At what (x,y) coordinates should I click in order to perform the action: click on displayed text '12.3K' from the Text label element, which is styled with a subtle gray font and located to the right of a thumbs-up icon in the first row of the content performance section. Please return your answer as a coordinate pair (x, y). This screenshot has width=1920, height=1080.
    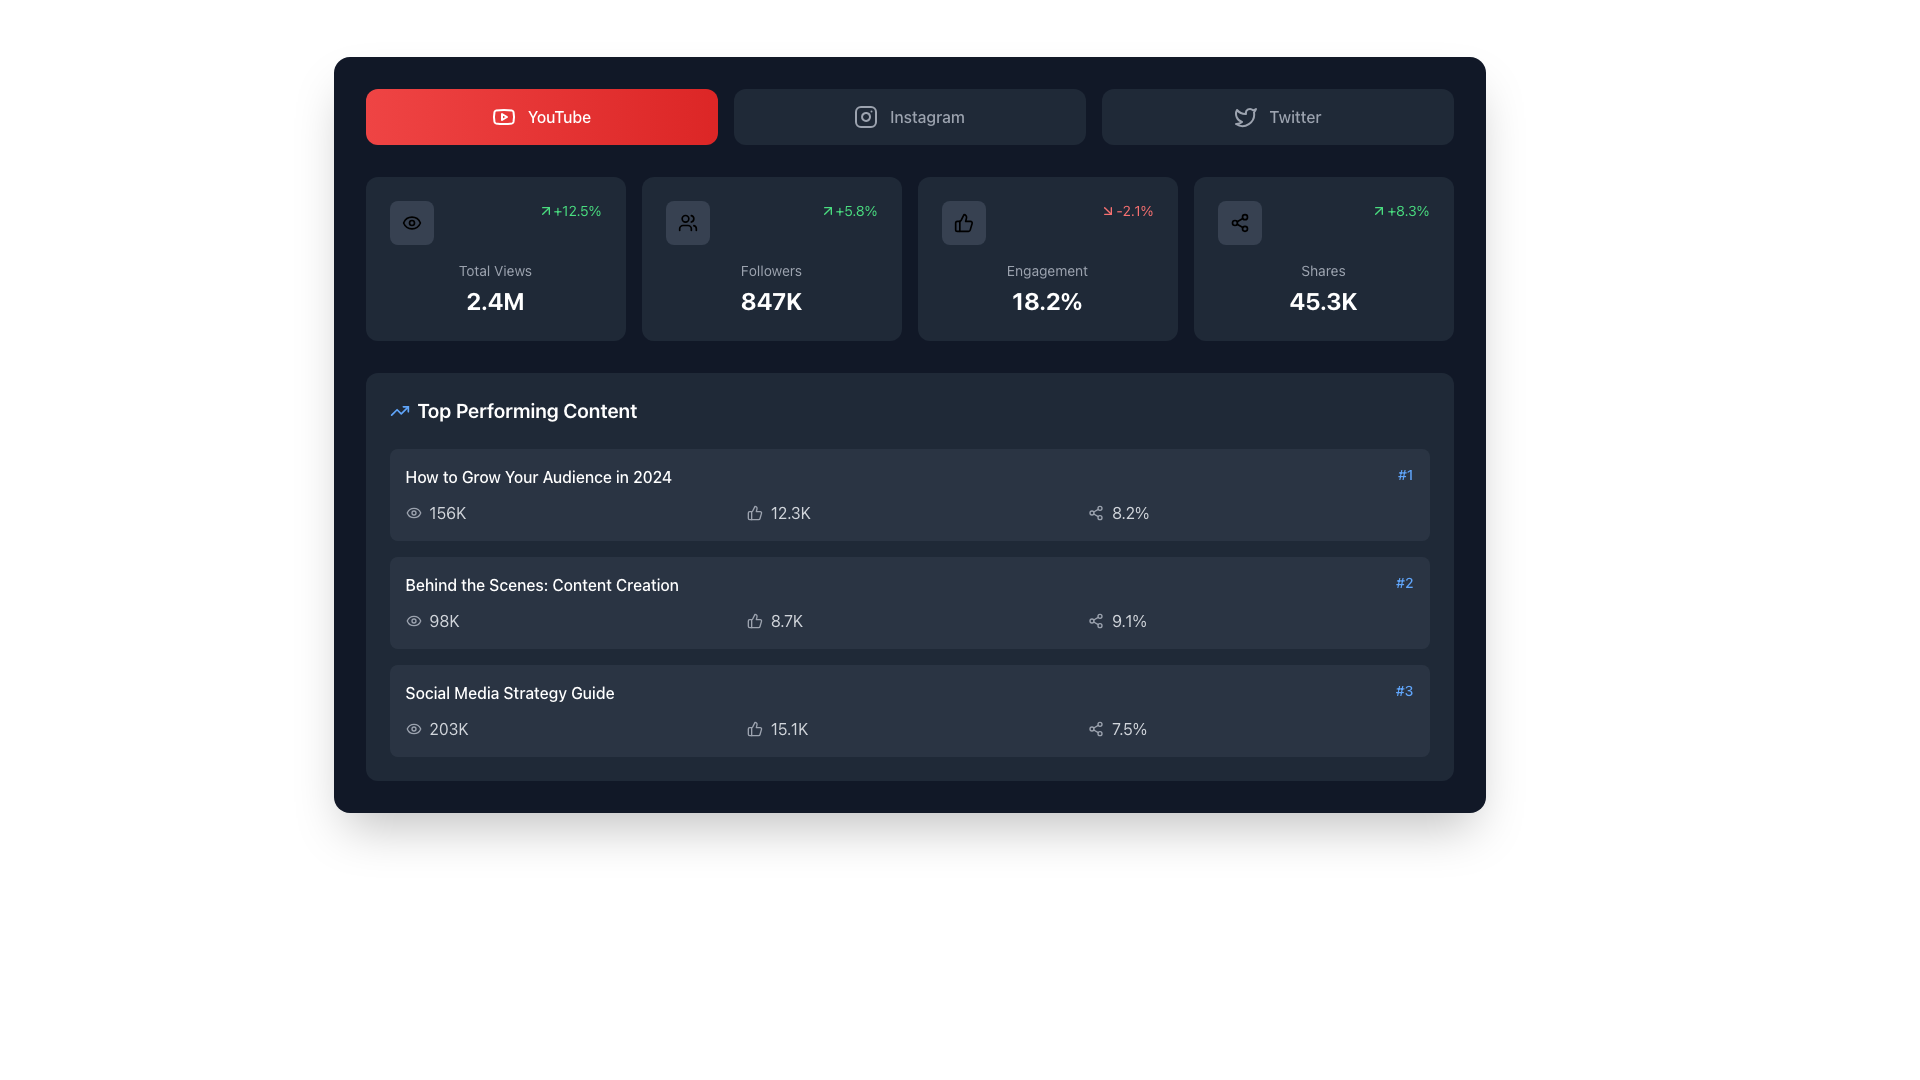
    Looking at the image, I should click on (789, 512).